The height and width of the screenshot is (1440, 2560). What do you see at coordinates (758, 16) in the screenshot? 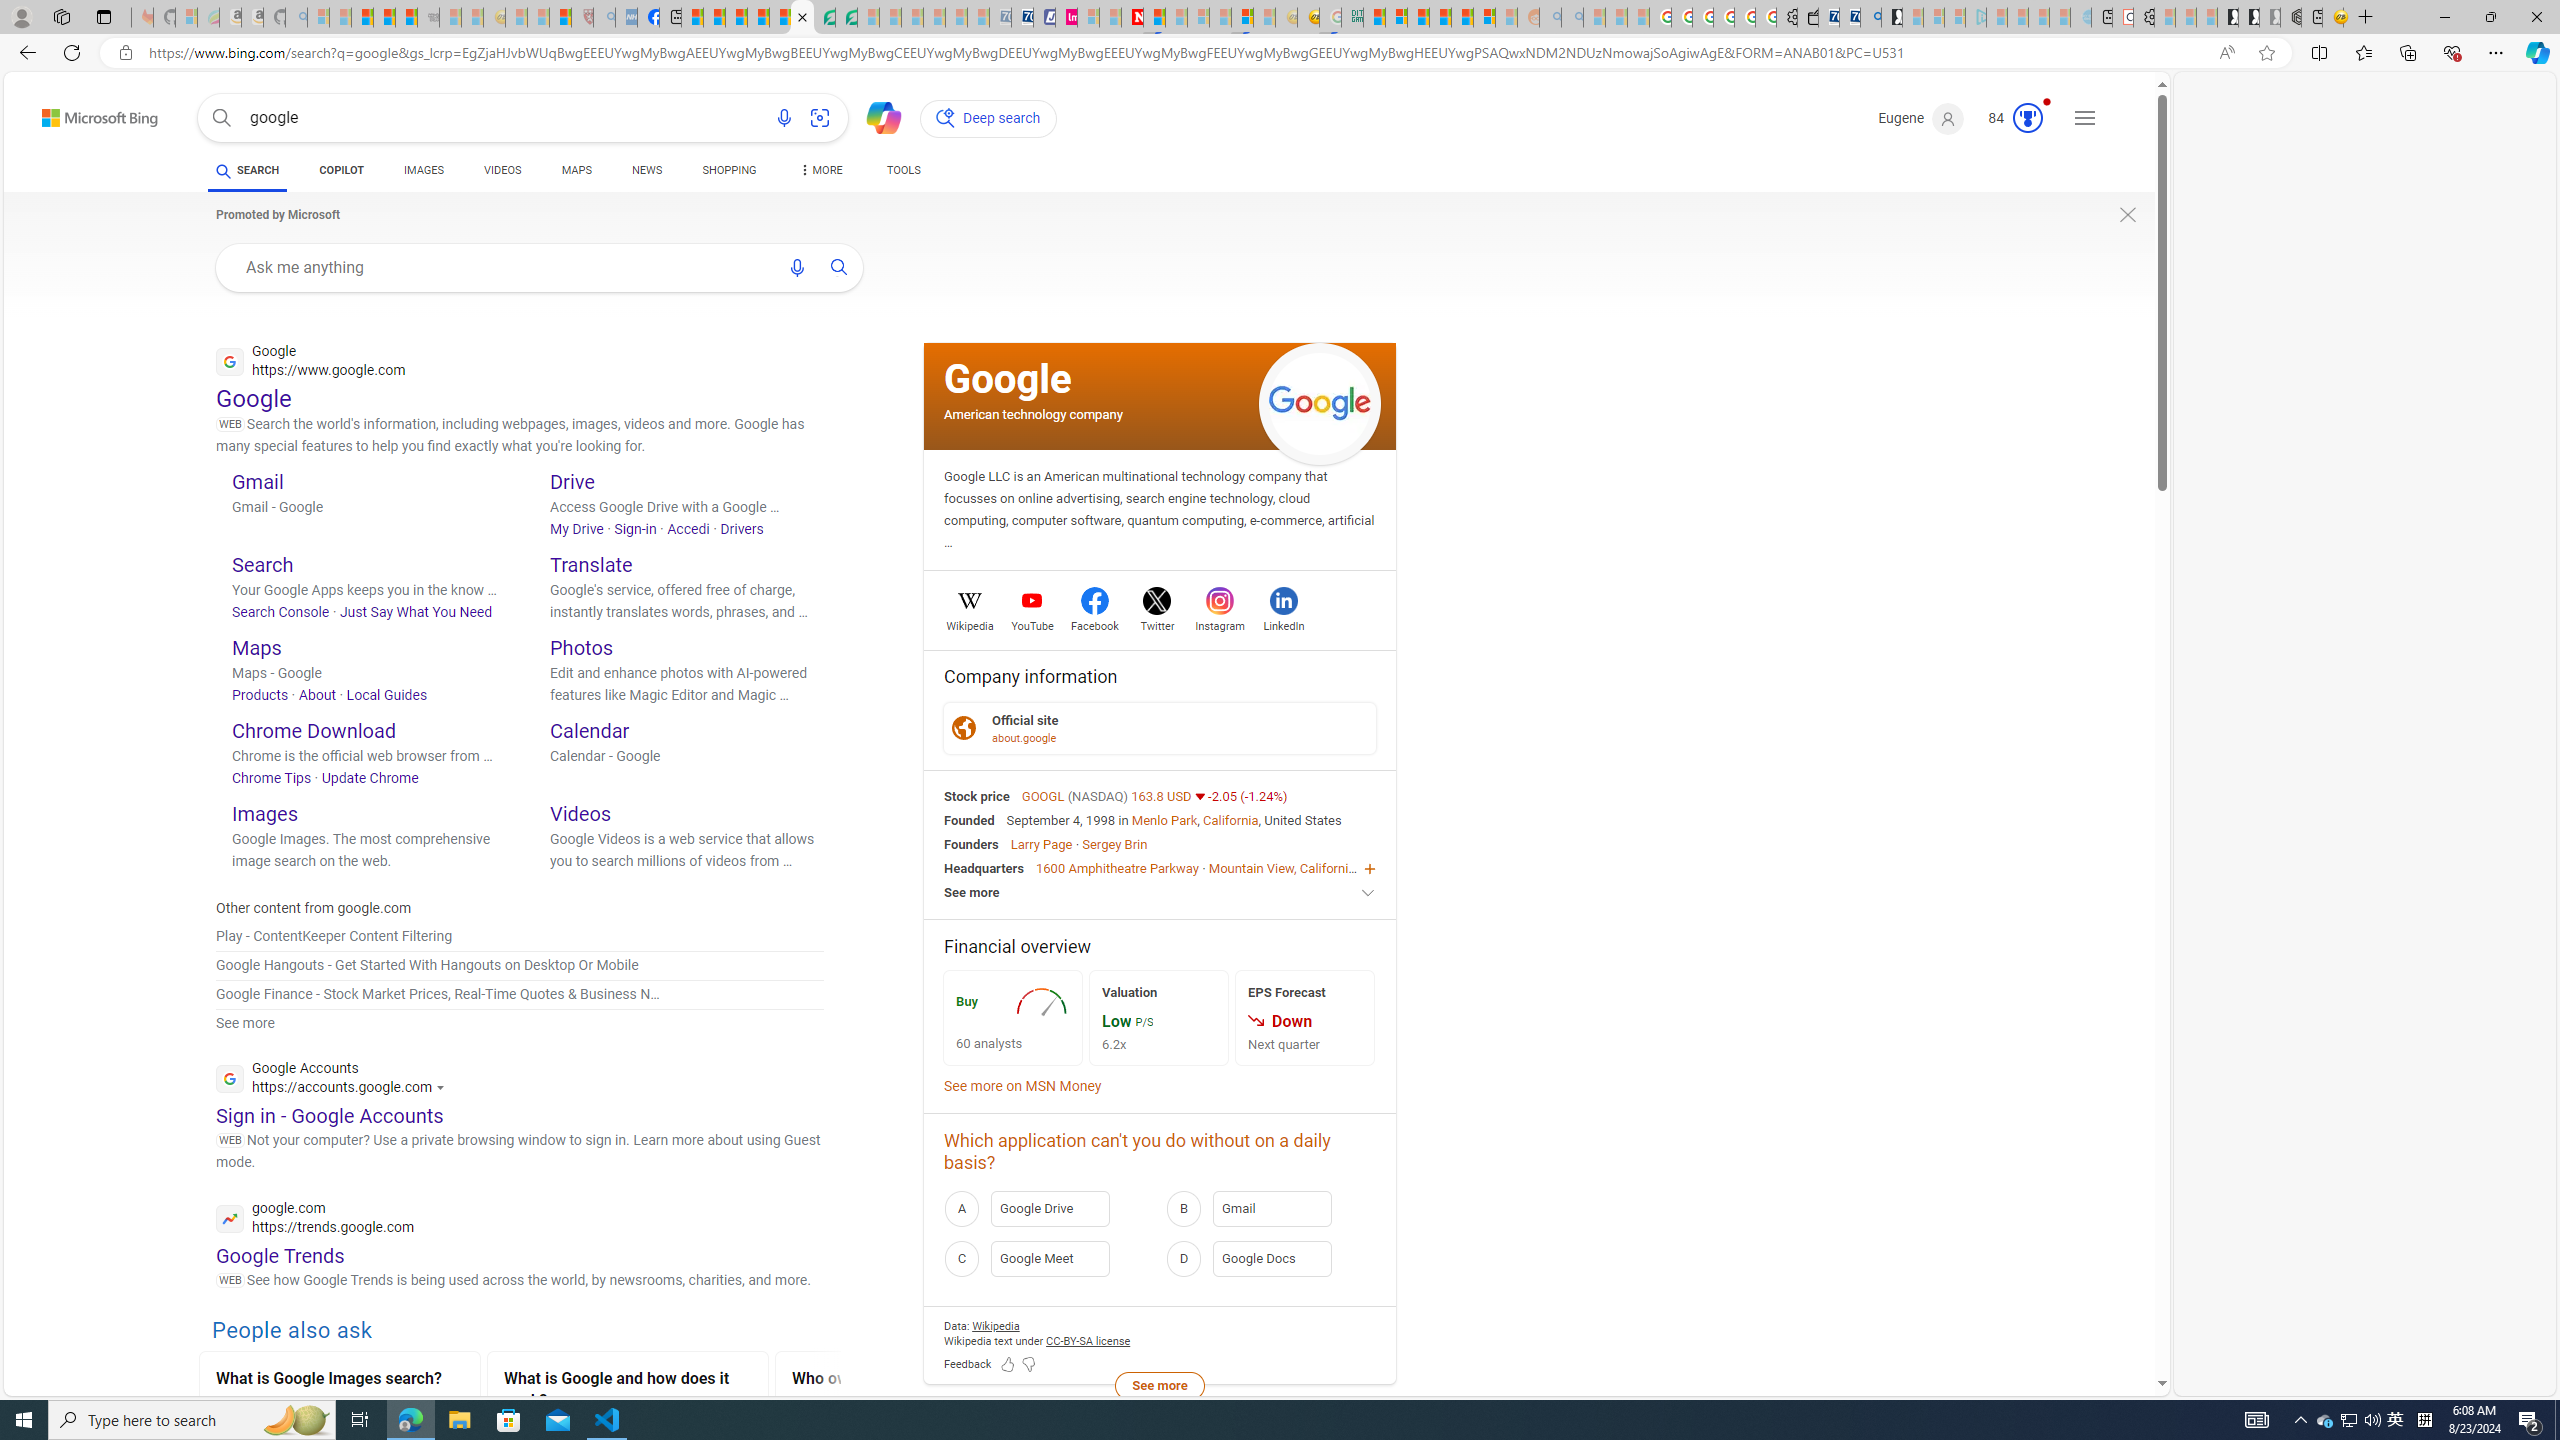
I see `'Pets - MSN'` at bounding box center [758, 16].